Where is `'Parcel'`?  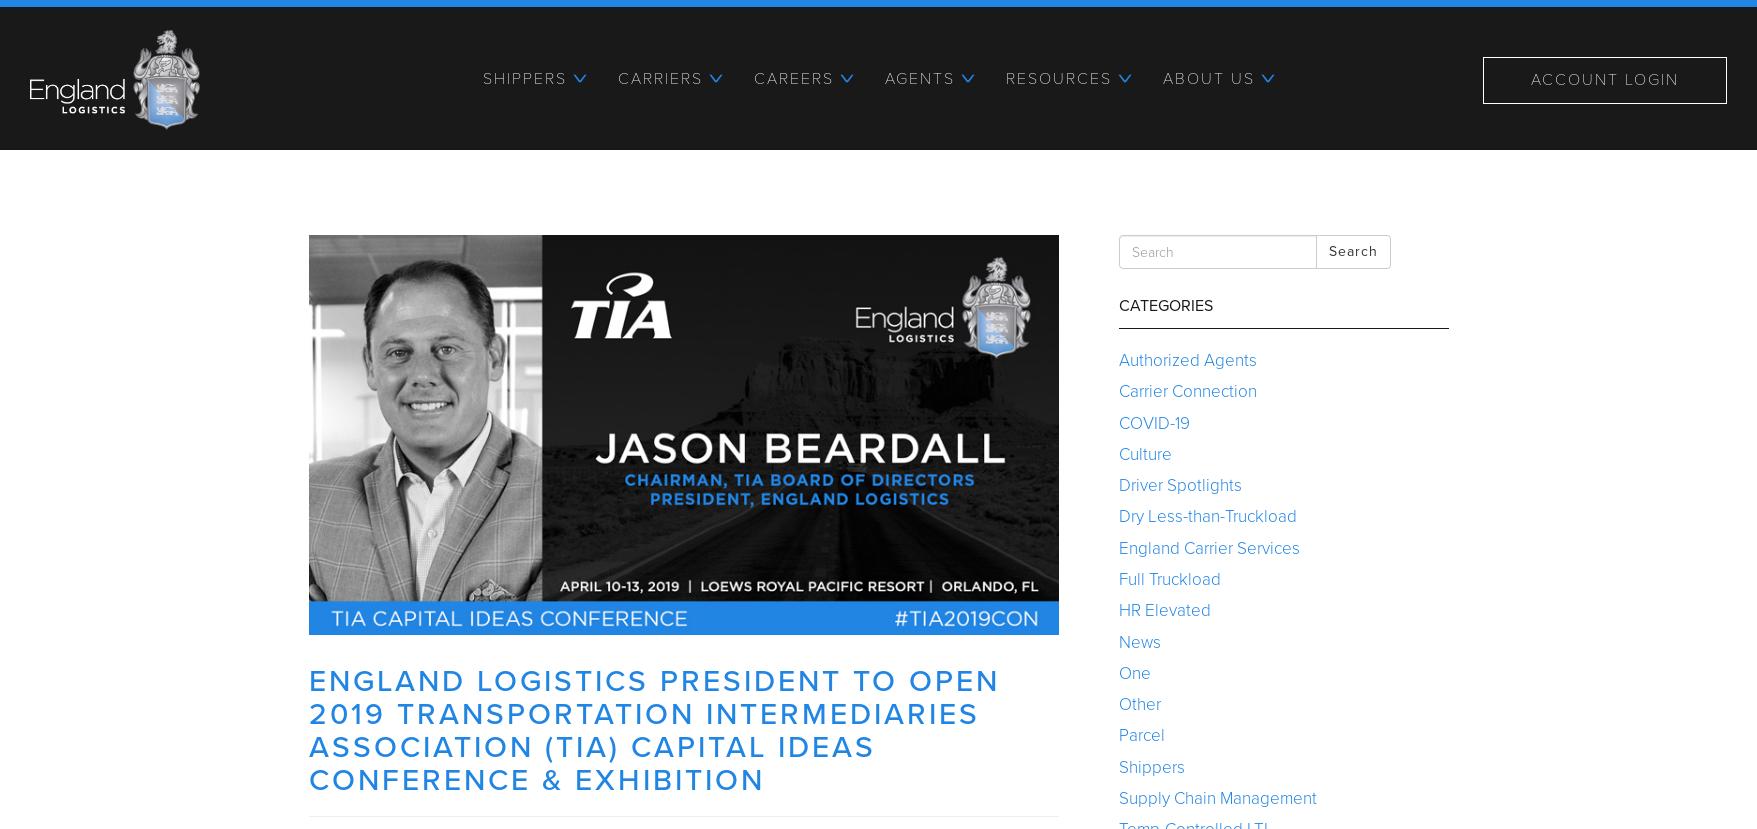 'Parcel' is located at coordinates (1139, 734).